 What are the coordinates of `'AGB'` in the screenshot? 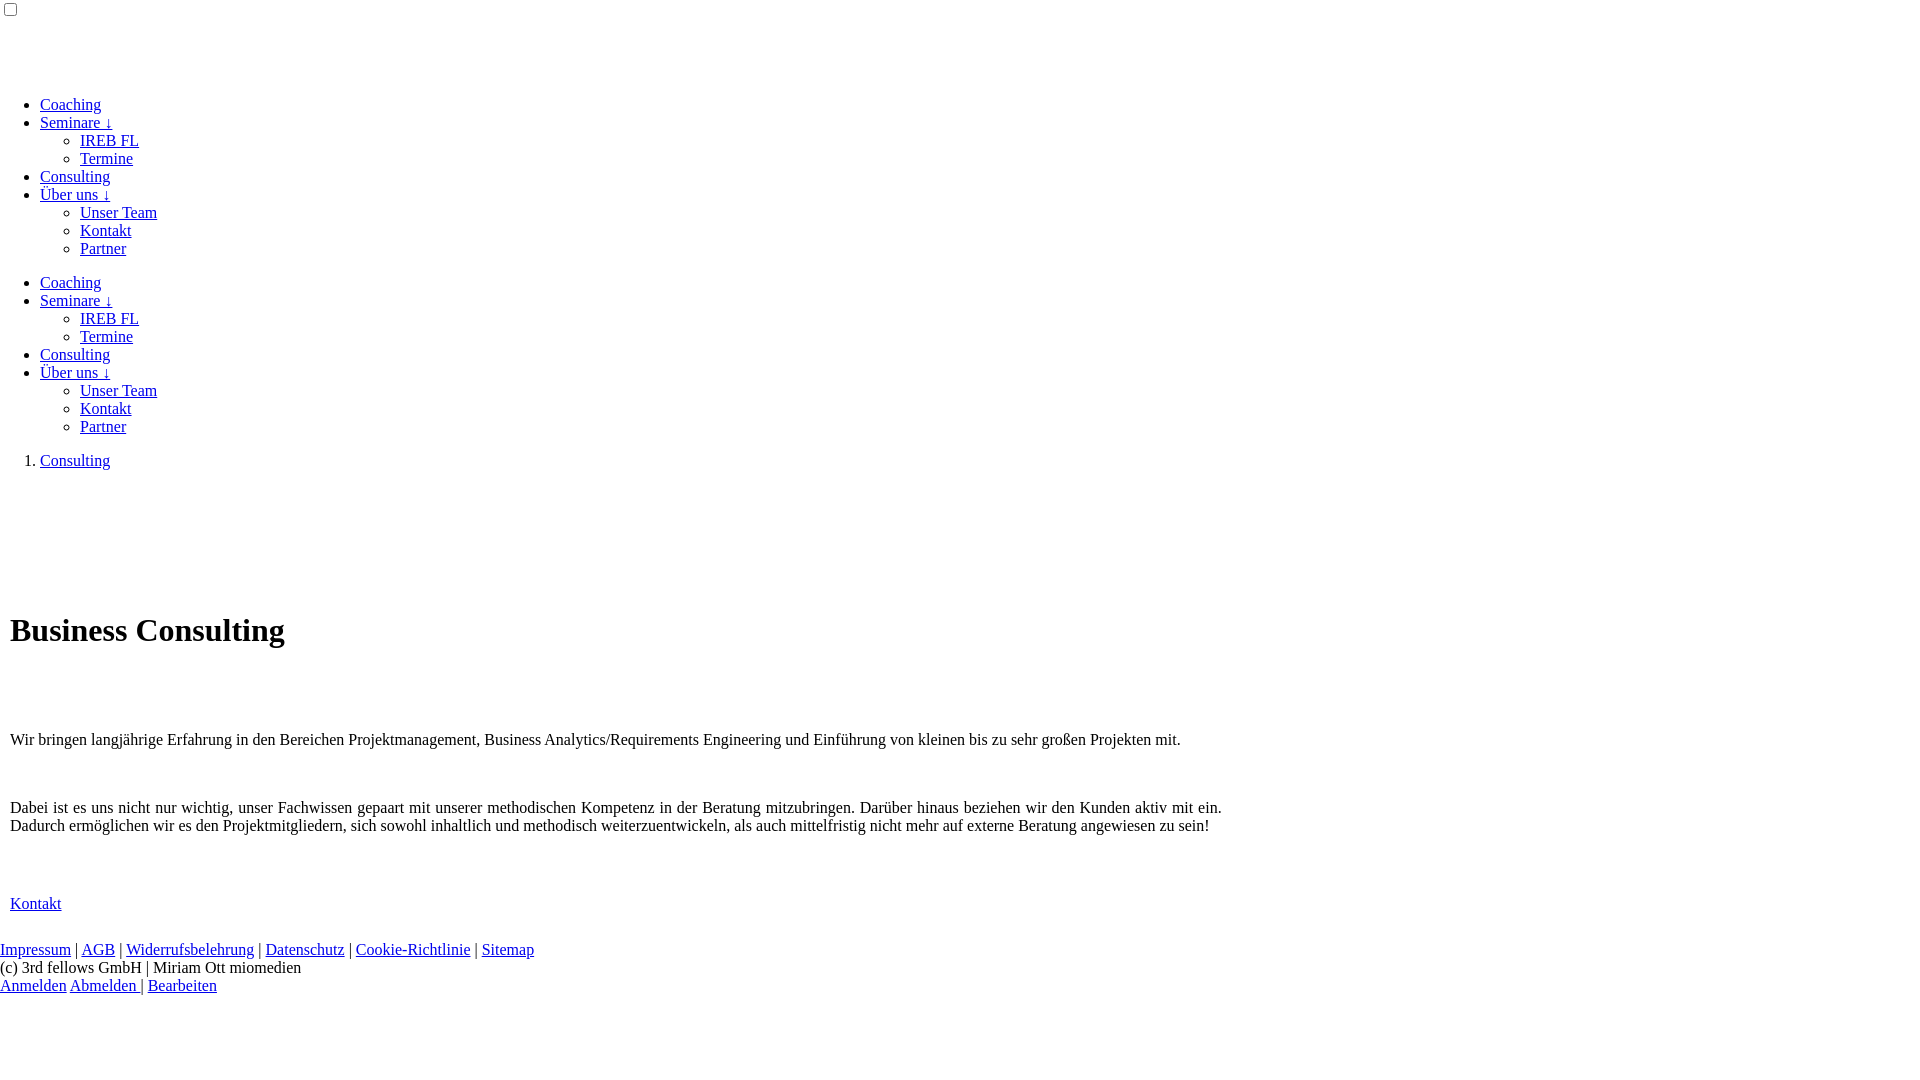 It's located at (80, 948).